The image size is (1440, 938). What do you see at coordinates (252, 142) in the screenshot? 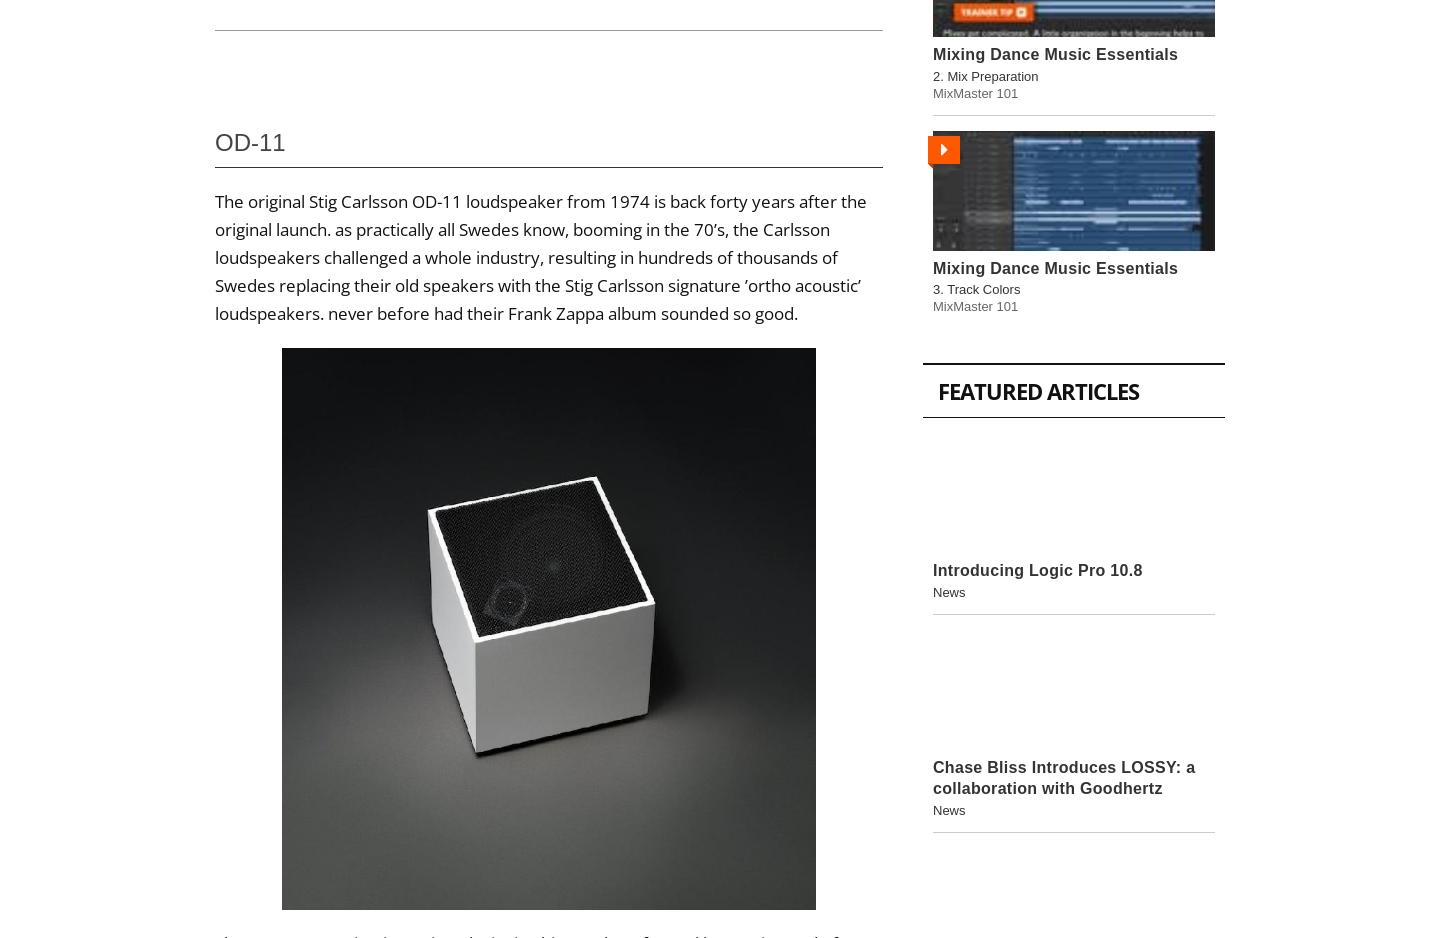
I see `'OD-11'` at bounding box center [252, 142].